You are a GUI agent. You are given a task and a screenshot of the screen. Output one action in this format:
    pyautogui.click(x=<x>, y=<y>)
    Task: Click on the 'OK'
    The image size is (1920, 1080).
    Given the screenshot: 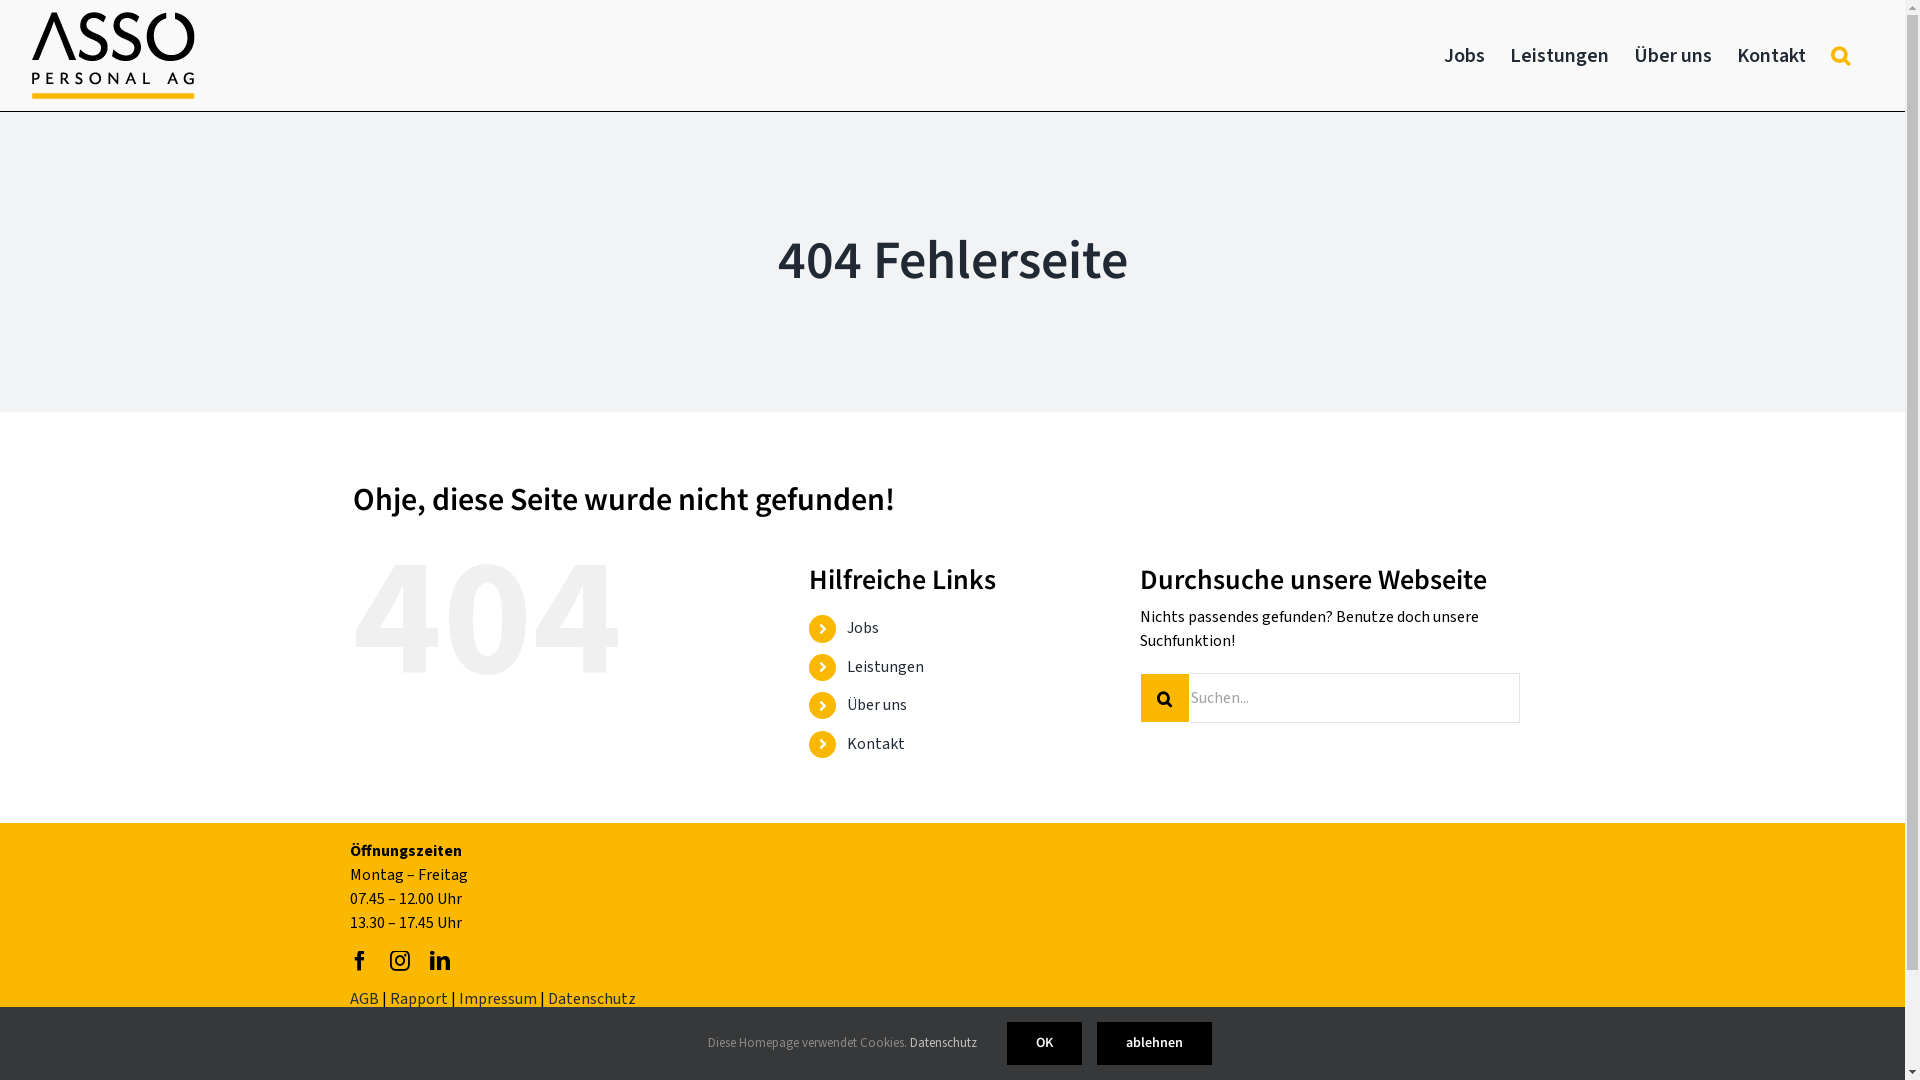 What is the action you would take?
    pyautogui.click(x=1043, y=1042)
    